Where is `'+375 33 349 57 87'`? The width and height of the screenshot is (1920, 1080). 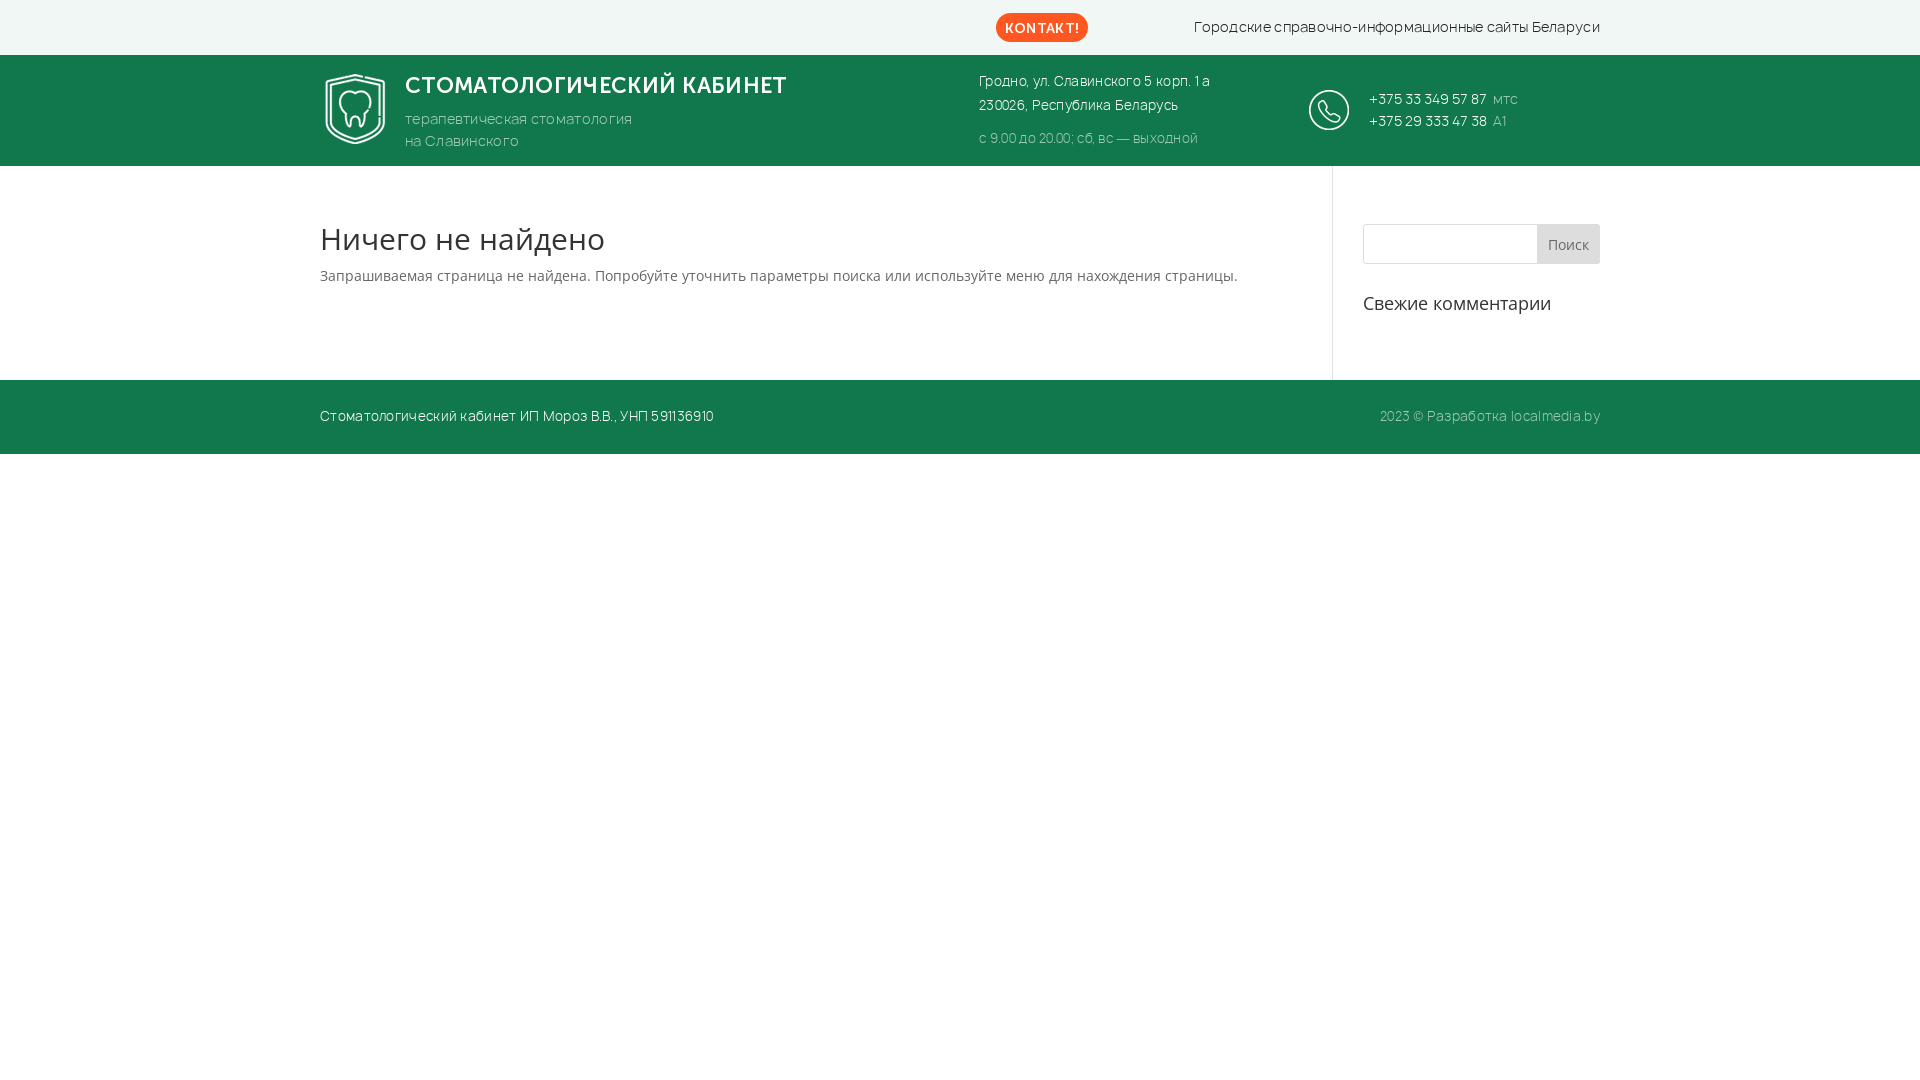 '+375 33 349 57 87' is located at coordinates (1427, 98).